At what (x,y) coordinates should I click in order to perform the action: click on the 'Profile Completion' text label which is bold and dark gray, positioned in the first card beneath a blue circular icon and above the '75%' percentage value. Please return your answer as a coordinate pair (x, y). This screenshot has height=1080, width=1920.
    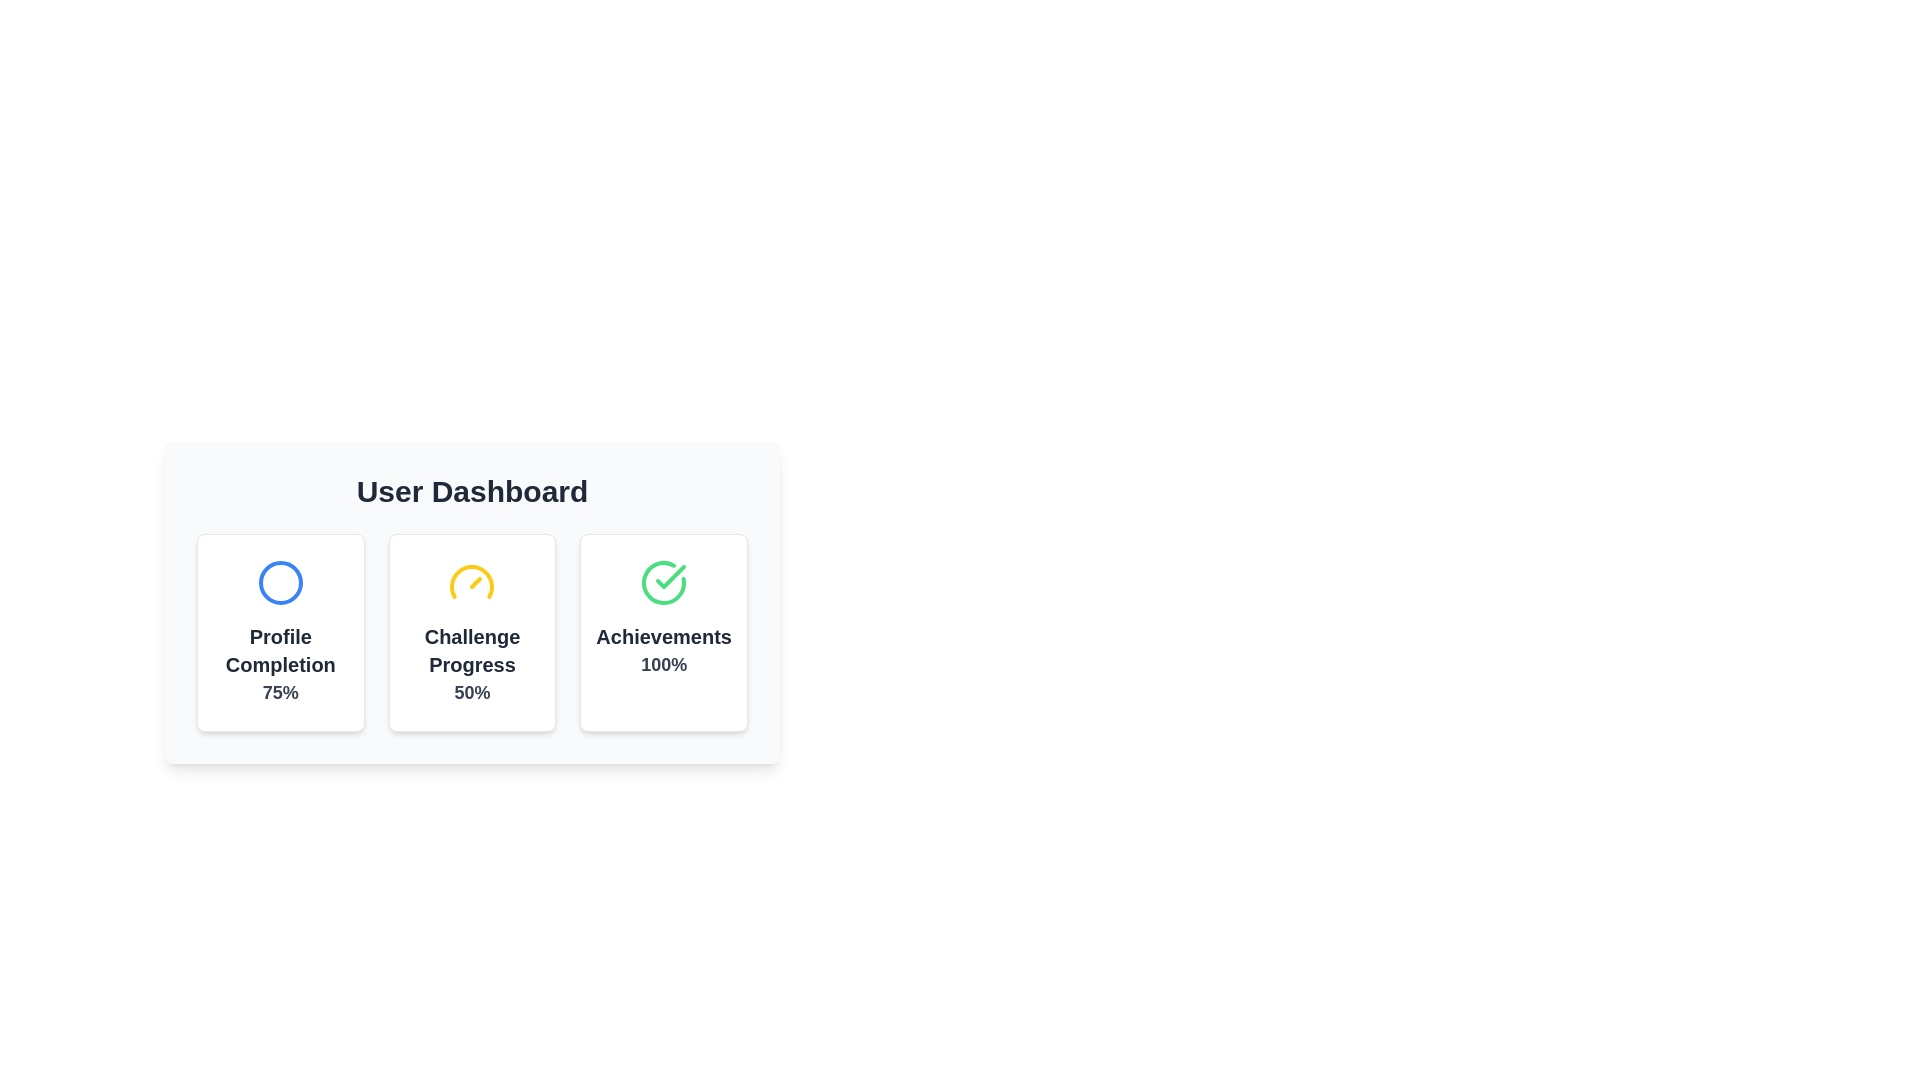
    Looking at the image, I should click on (279, 651).